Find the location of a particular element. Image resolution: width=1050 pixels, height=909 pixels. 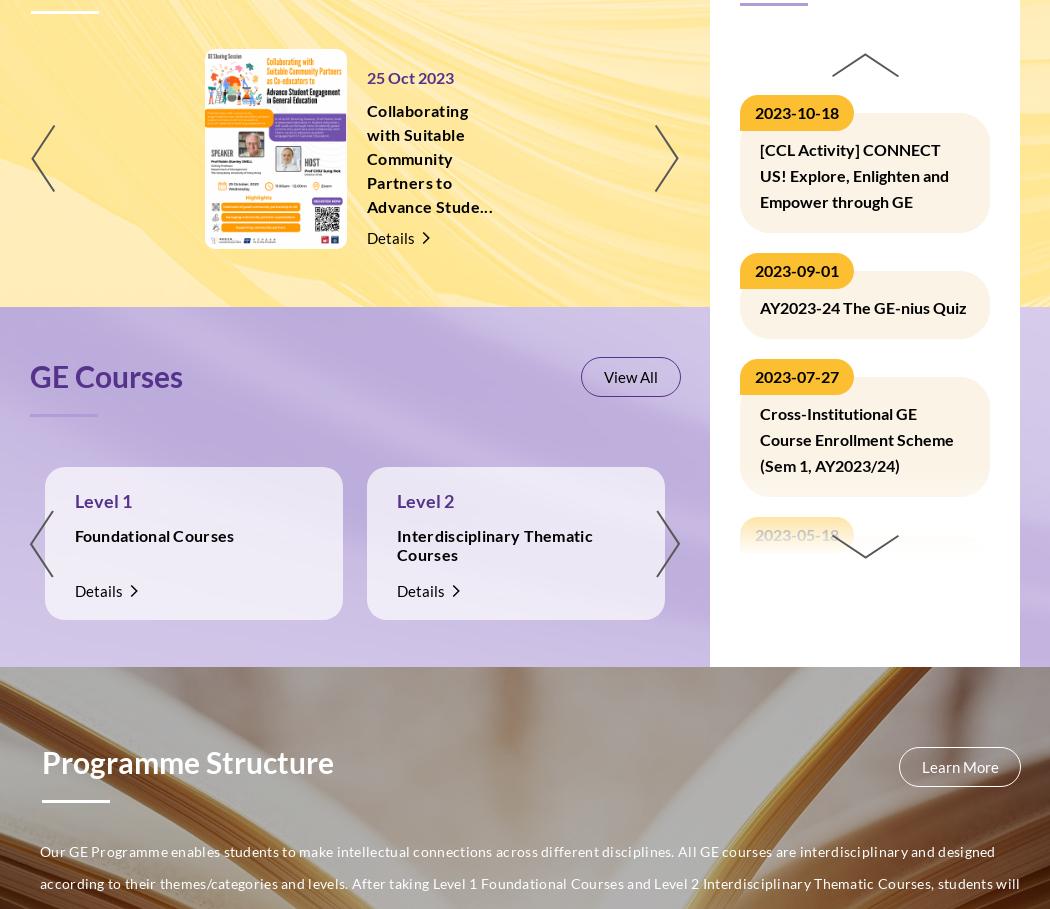

'Foundational Courses' is located at coordinates (154, 535).